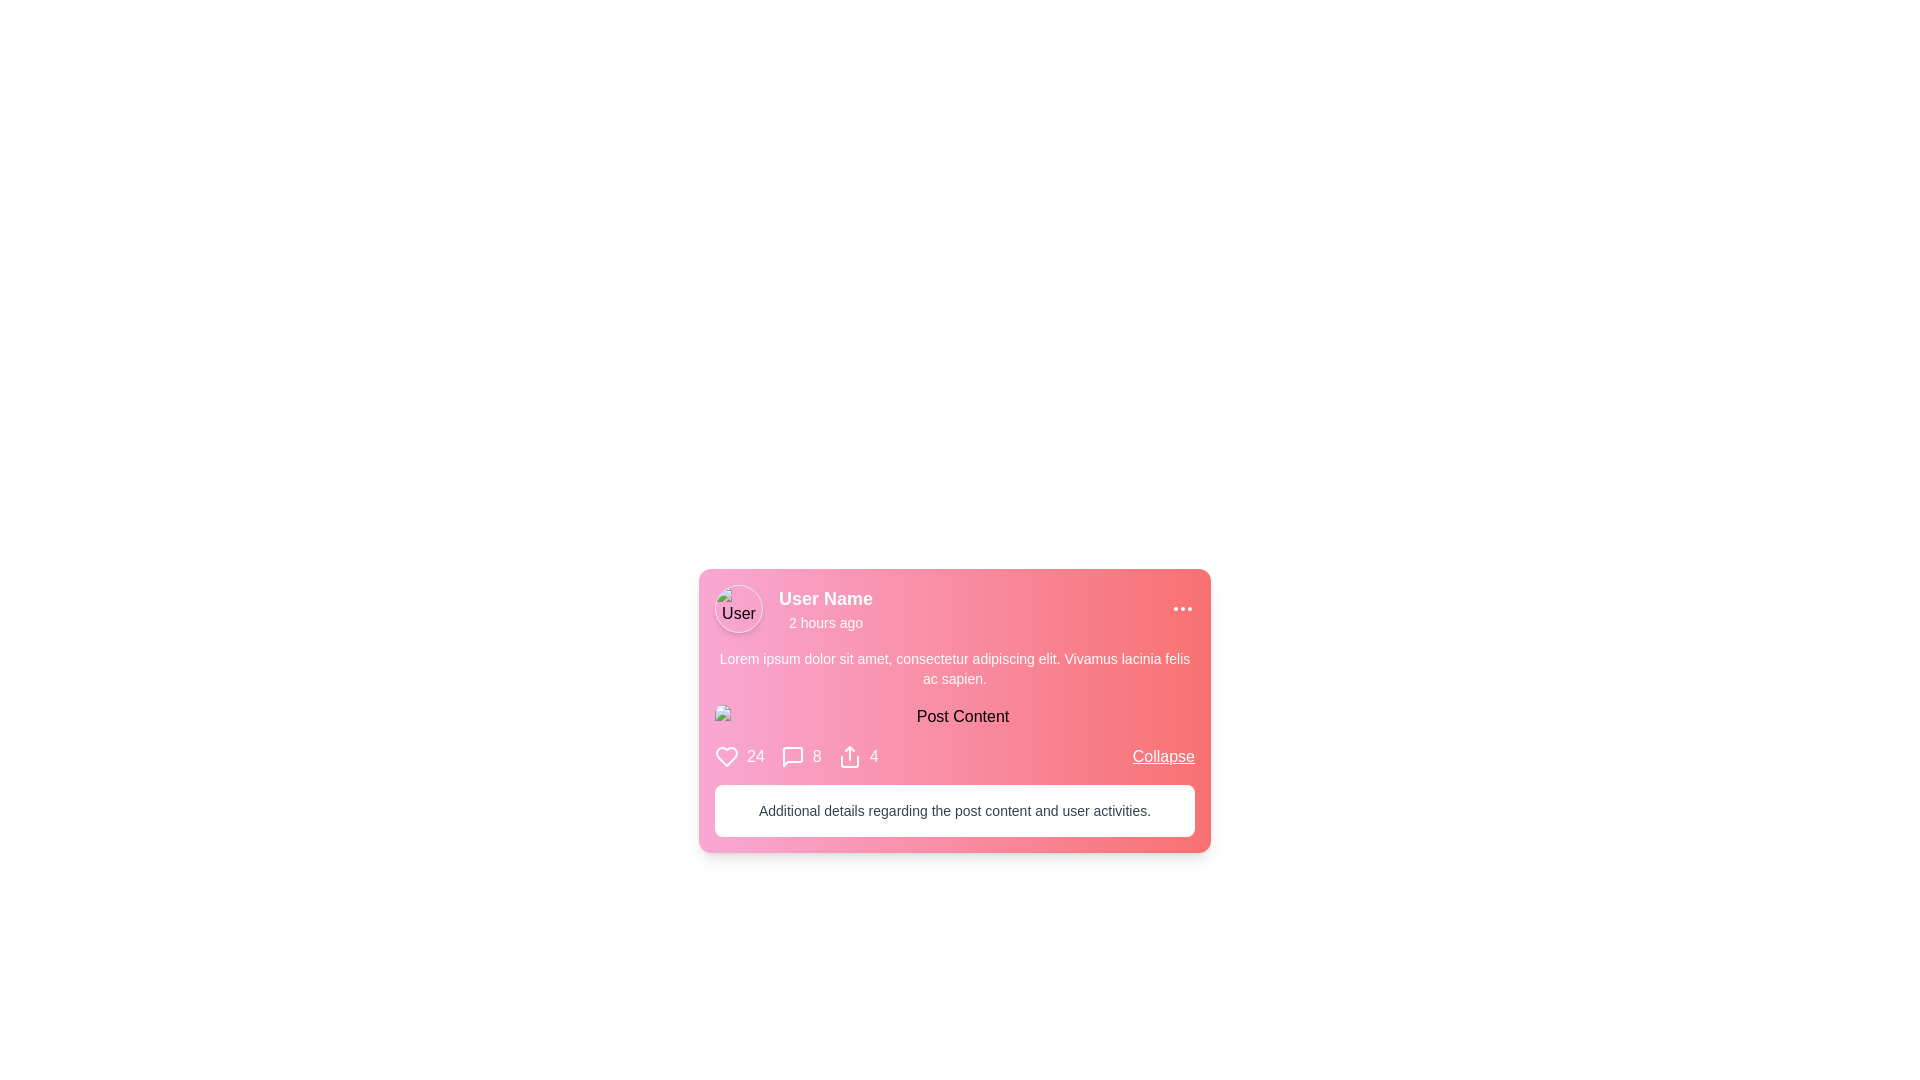 This screenshot has width=1920, height=1080. What do you see at coordinates (874, 756) in the screenshot?
I see `the displayed number in the text display located at the right end of the icon group` at bounding box center [874, 756].